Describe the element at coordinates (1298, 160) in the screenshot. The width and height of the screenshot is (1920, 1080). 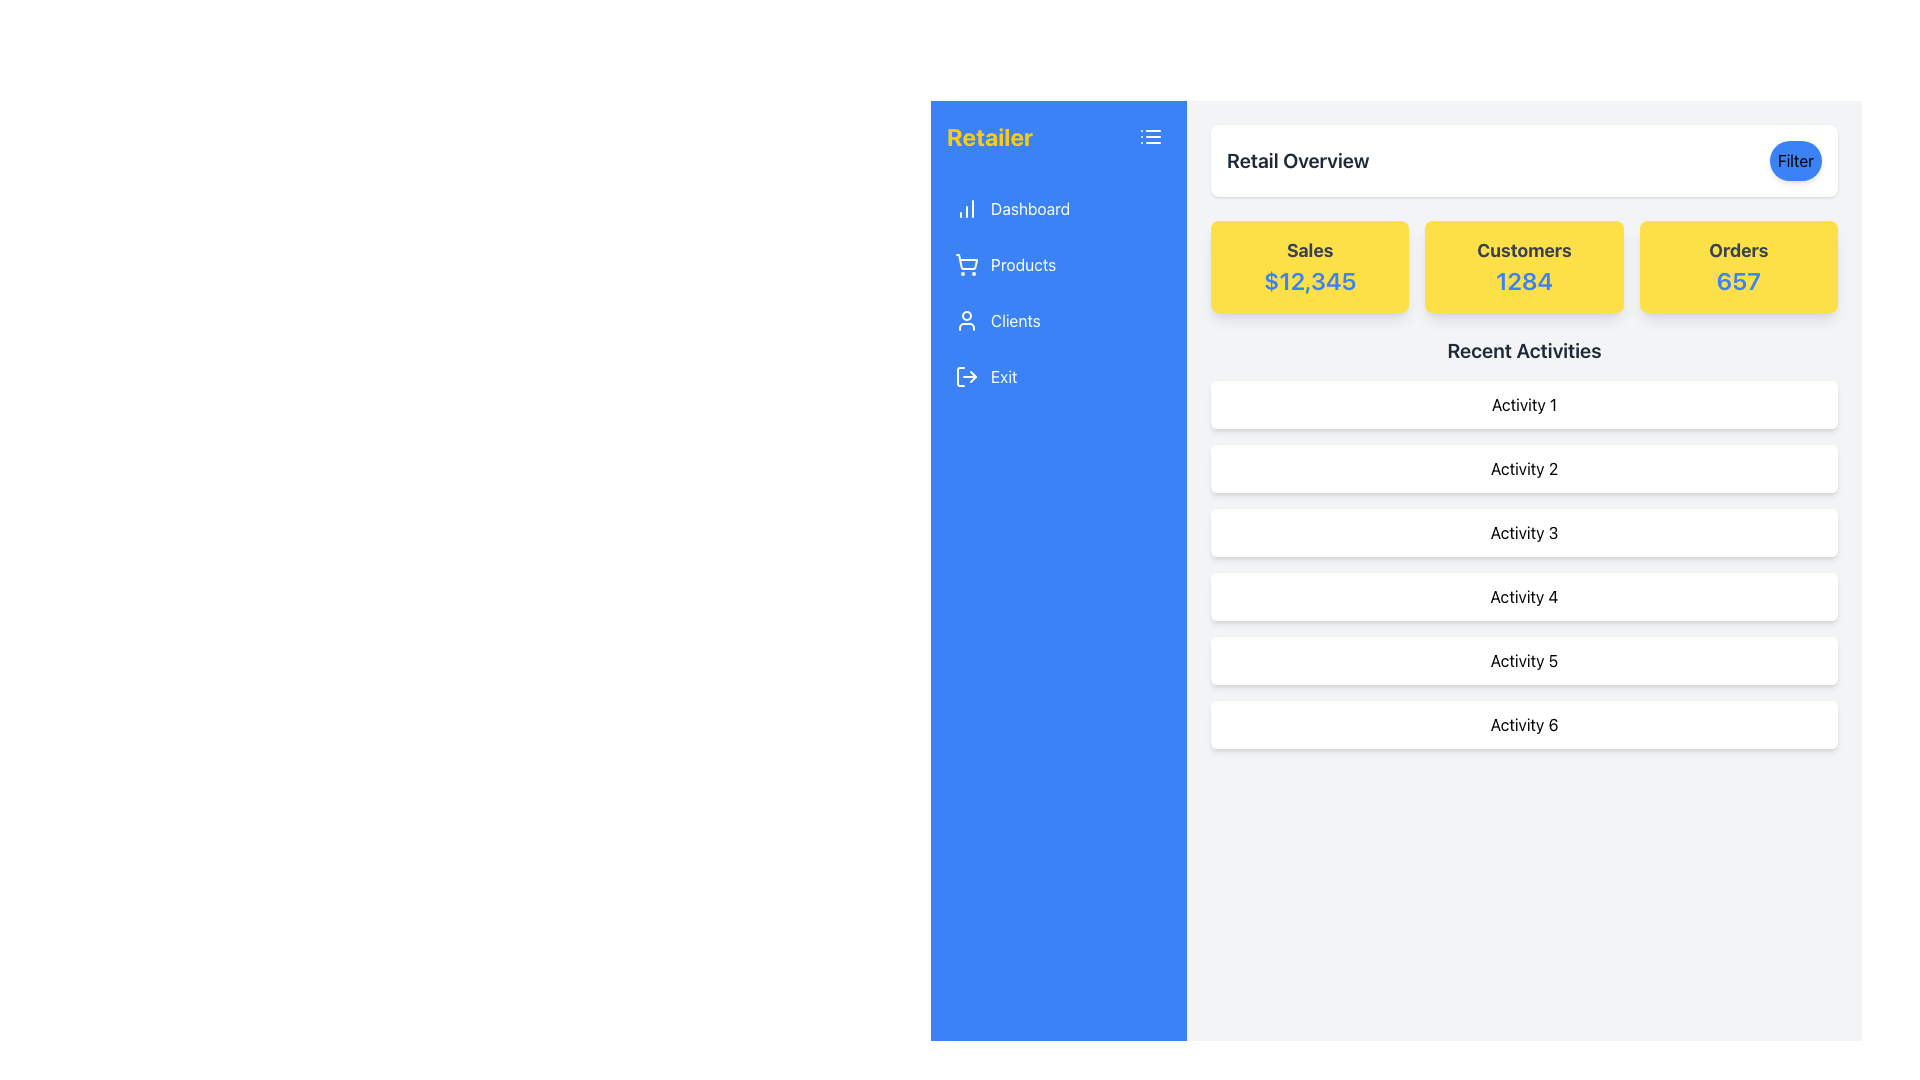
I see `text content of the 'Retail Overview' label, which is a large bold text in dark gray located at the top-left section of the main content area` at that location.